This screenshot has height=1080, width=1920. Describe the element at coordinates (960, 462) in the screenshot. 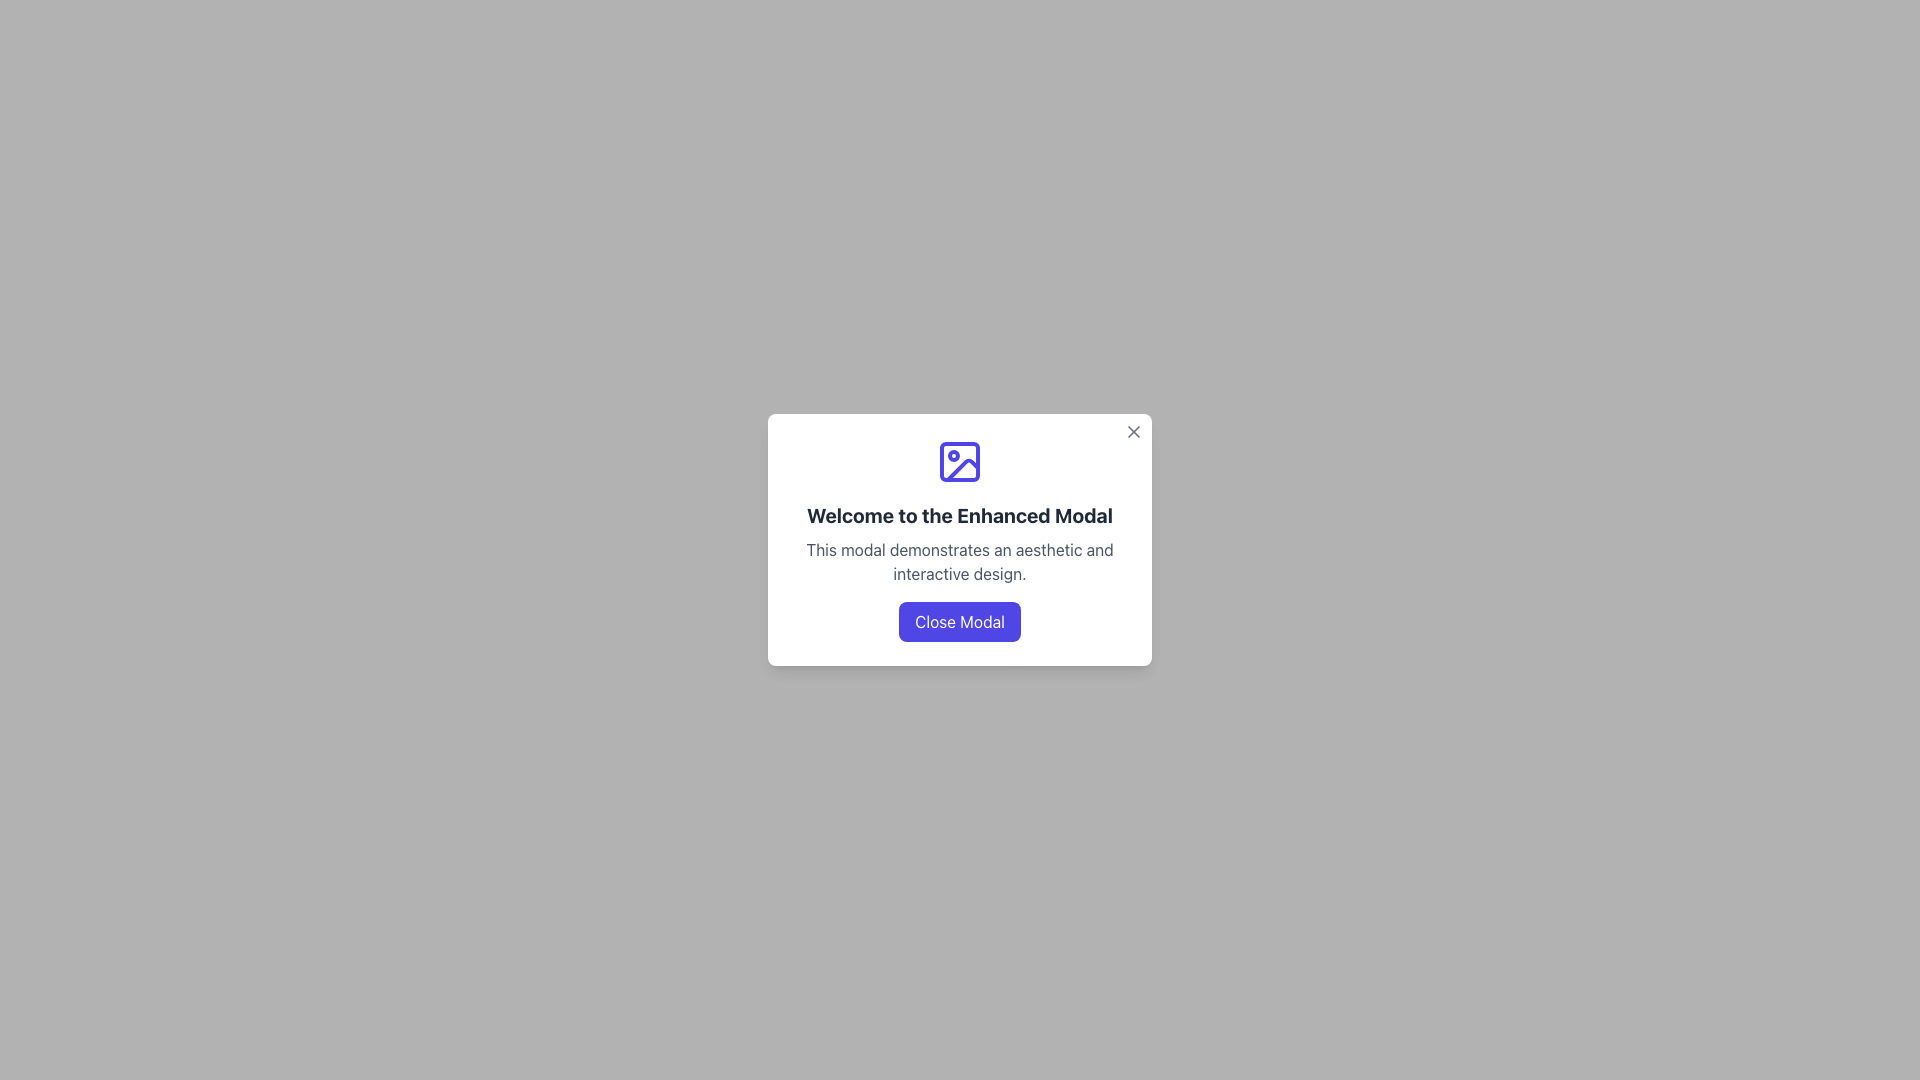

I see `the decorative icon located at the top of the modal window, which is centered above the header text 'Welcome to the Enhanced Modal'` at that location.